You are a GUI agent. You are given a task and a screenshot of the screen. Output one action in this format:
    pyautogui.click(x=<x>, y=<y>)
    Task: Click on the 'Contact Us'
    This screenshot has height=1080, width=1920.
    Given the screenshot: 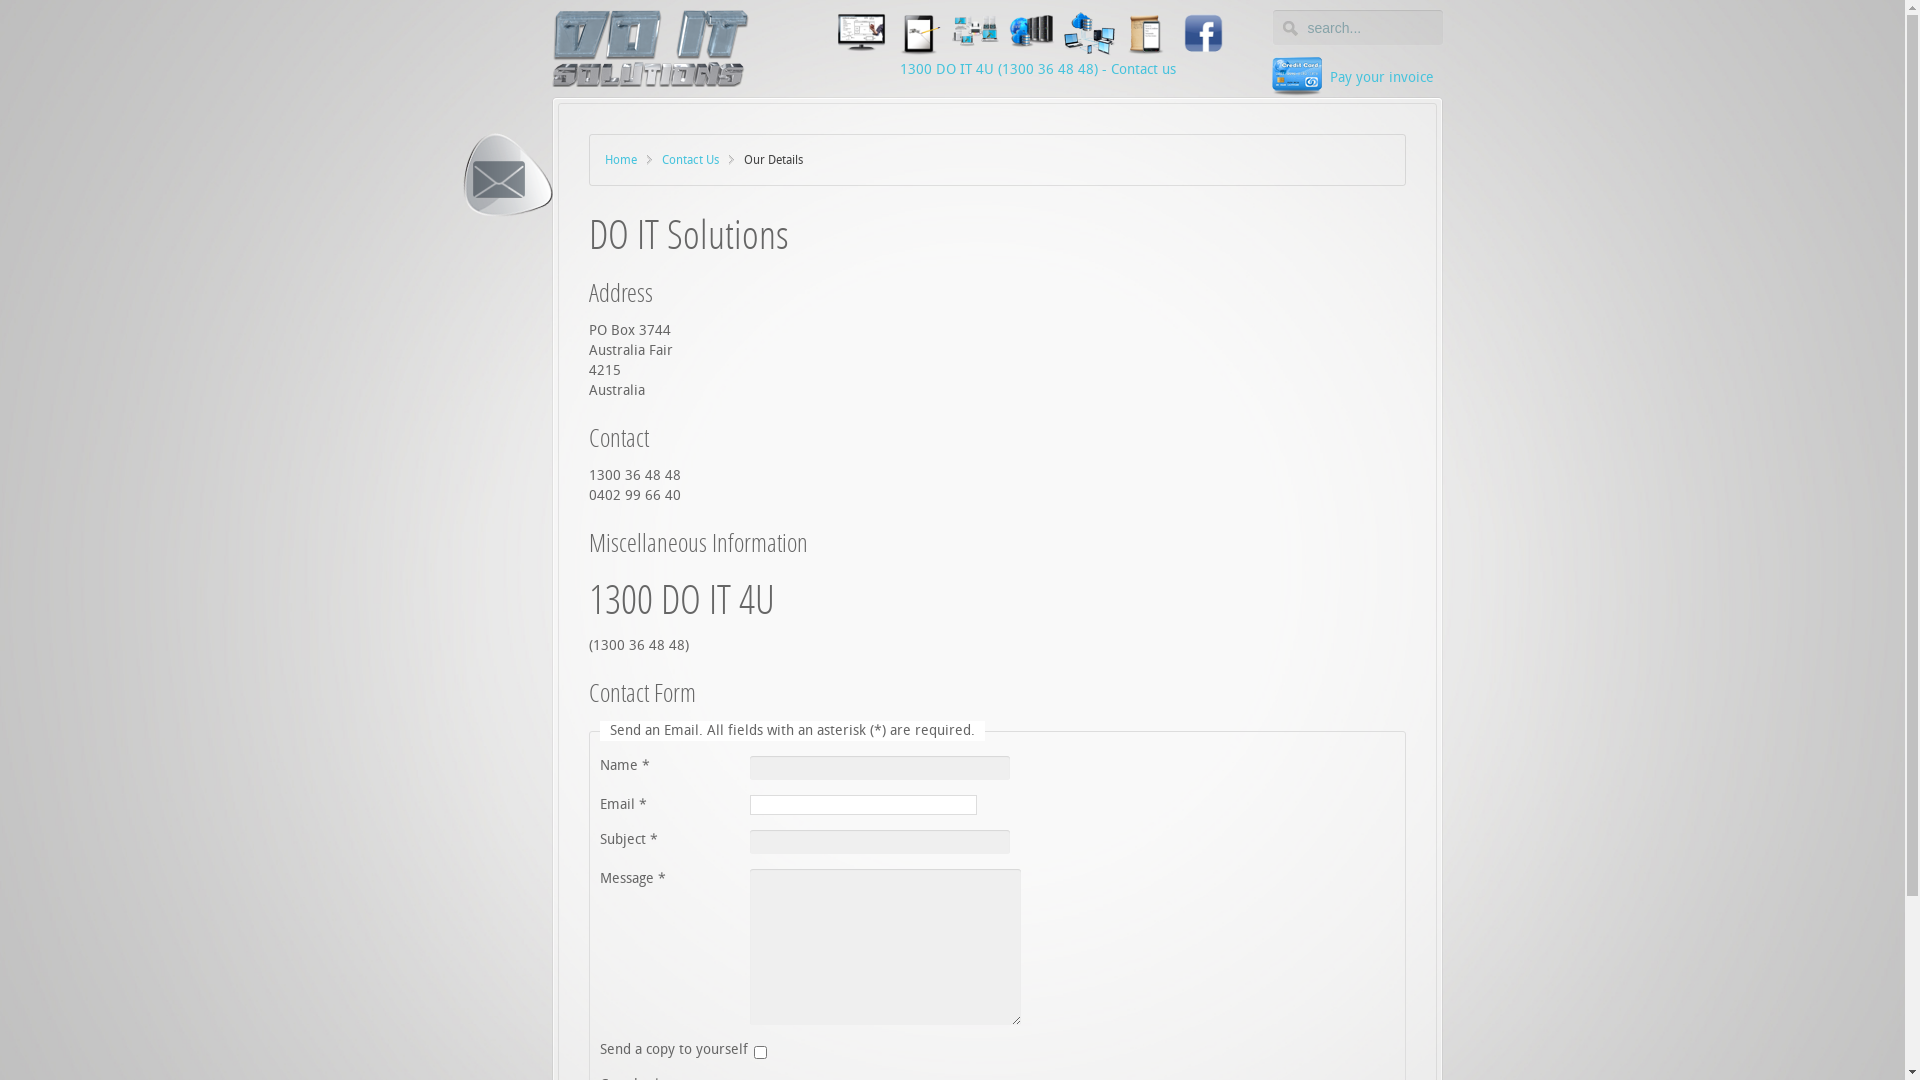 What is the action you would take?
    pyautogui.click(x=697, y=158)
    